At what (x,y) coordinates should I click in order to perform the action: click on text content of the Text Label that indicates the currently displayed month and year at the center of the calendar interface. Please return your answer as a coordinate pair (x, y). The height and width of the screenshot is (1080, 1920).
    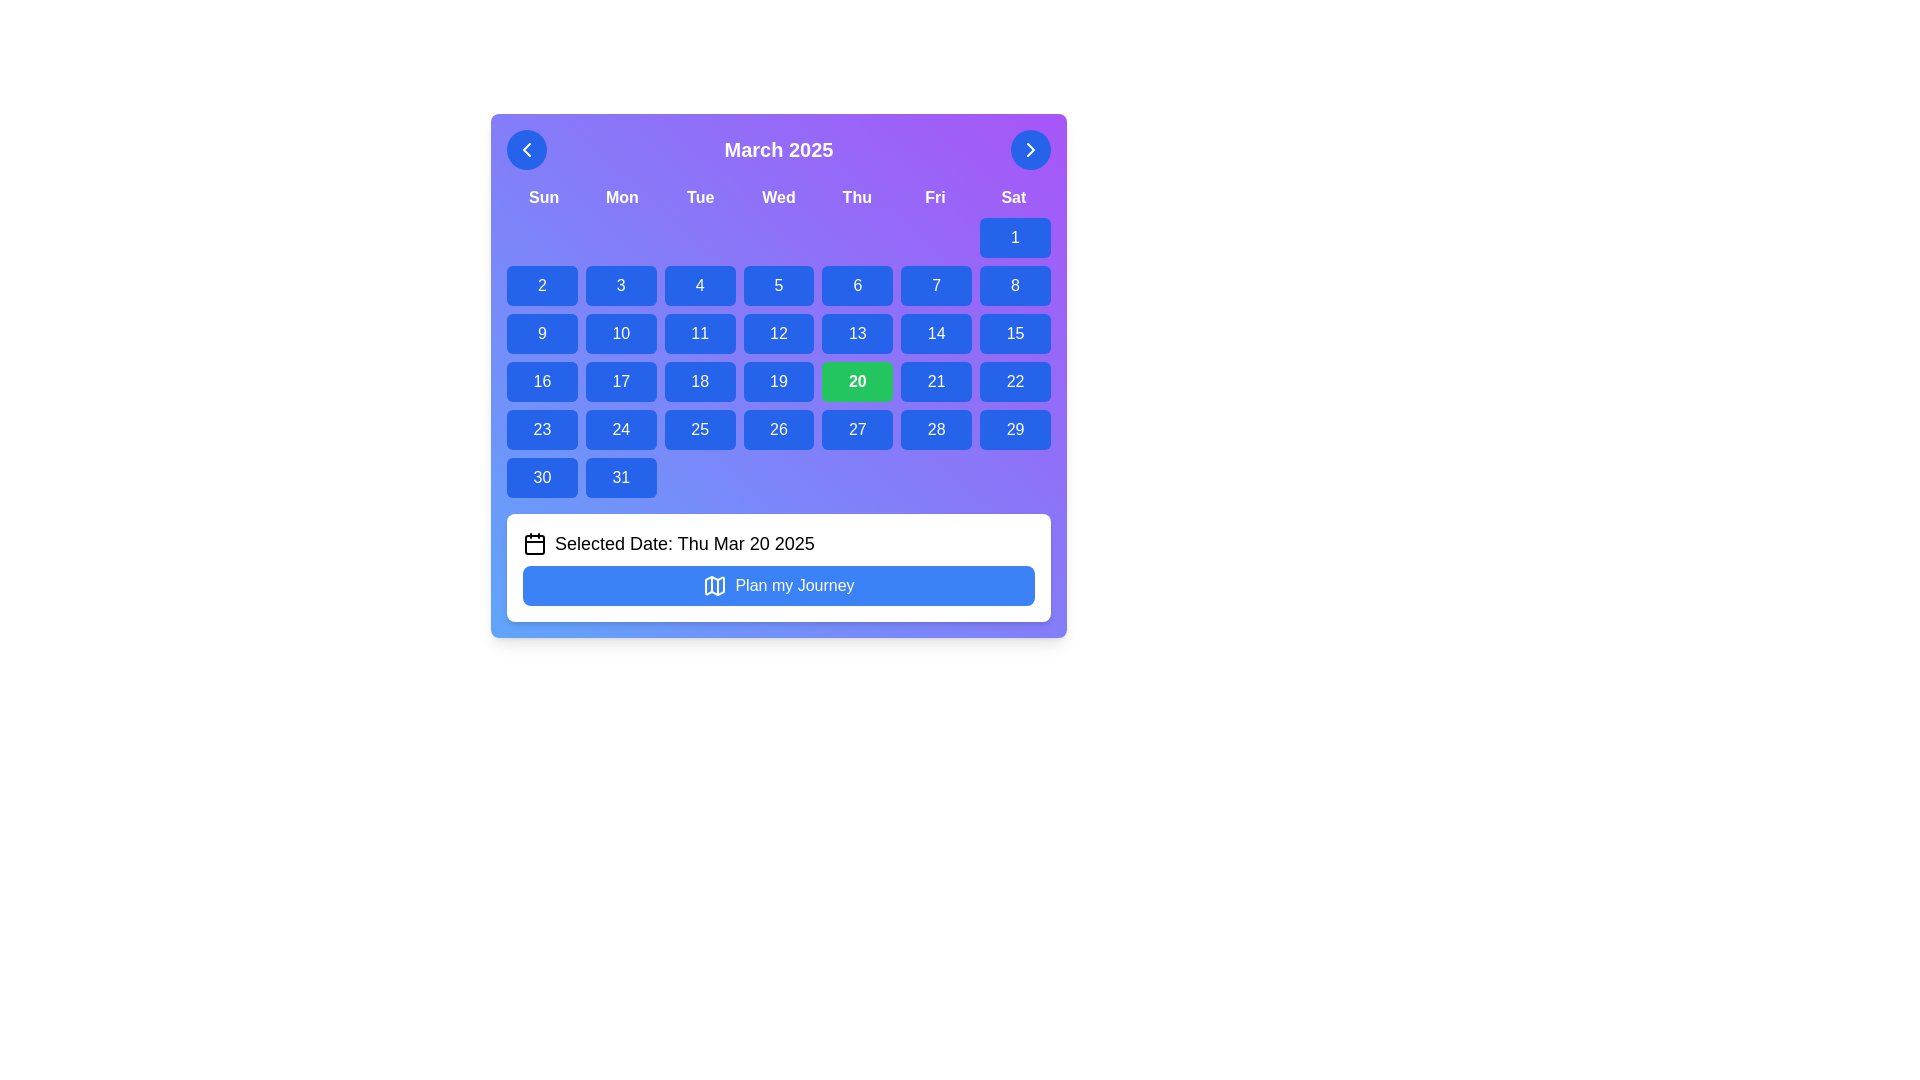
    Looking at the image, I should click on (777, 149).